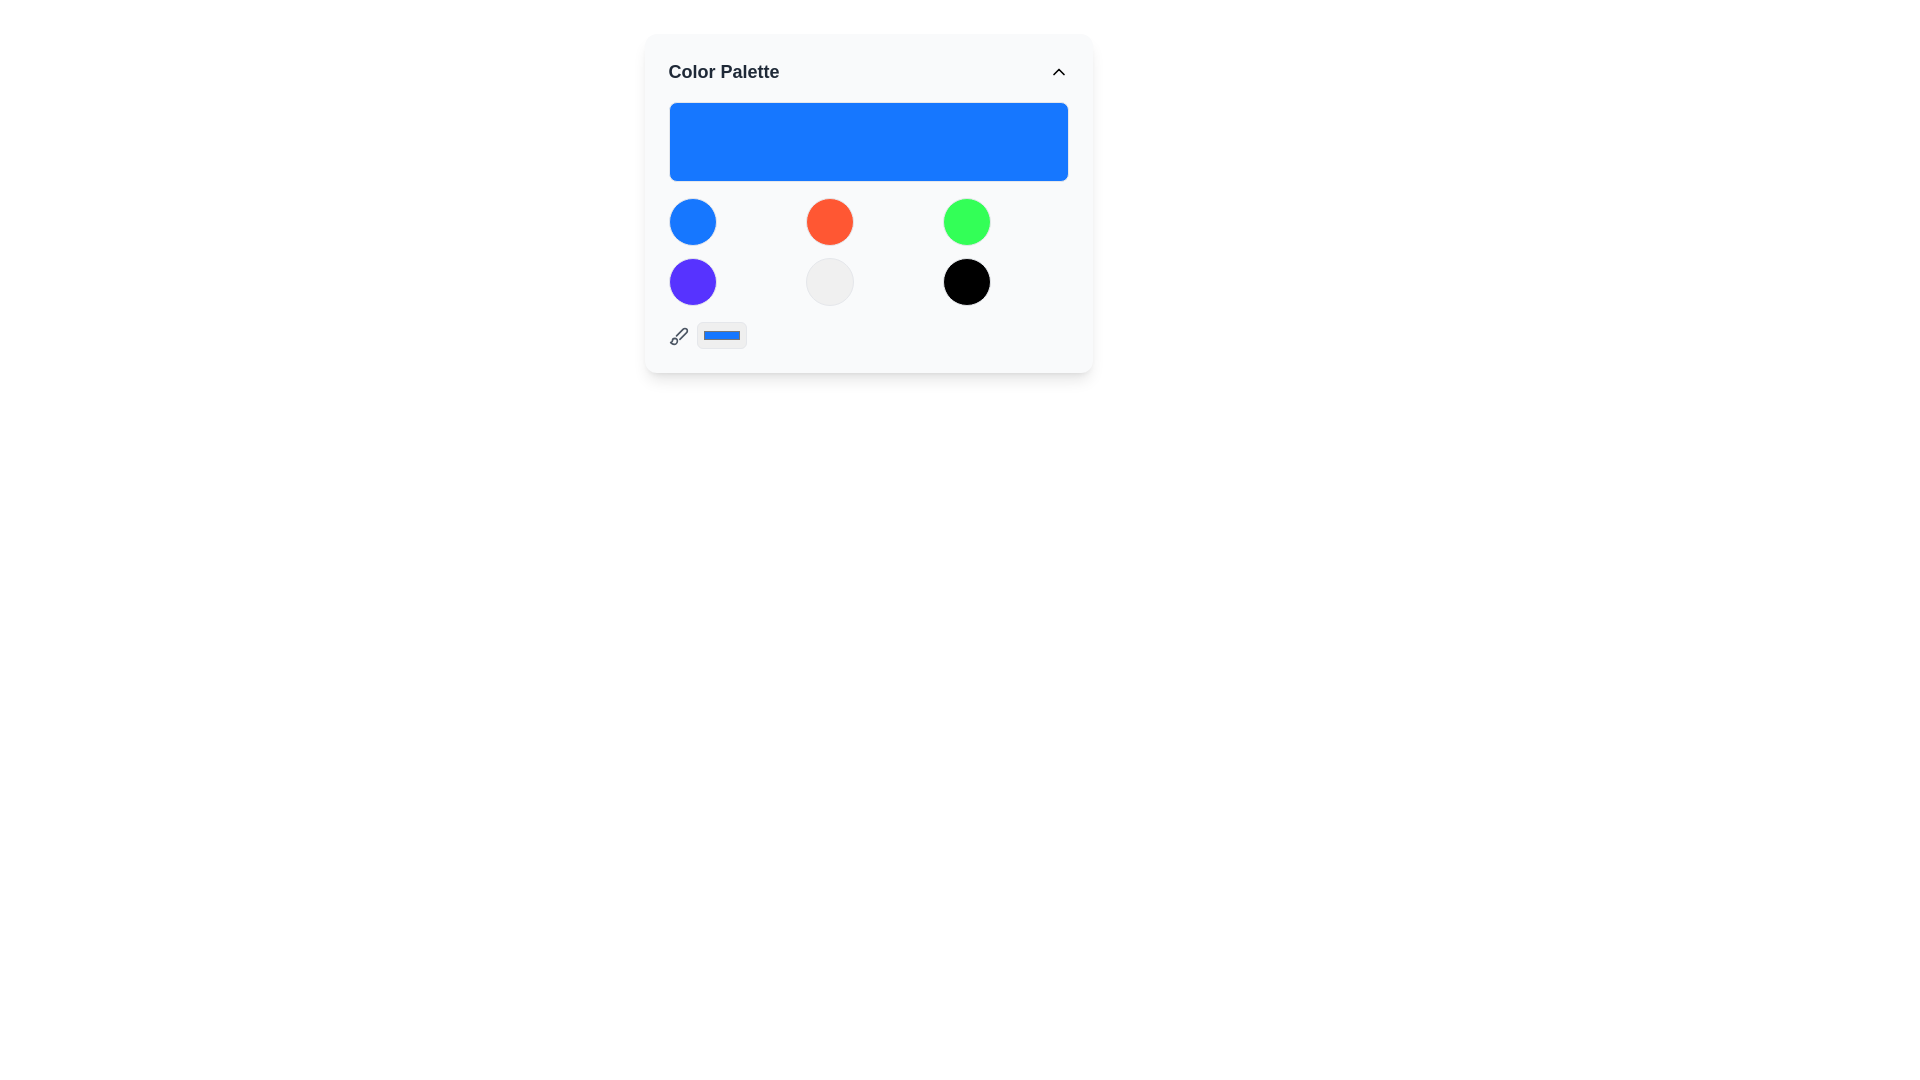  I want to click on the color selector button located in the second column of the first row of a grid layout, which allows the user to activate the associated orange color, so click(829, 222).